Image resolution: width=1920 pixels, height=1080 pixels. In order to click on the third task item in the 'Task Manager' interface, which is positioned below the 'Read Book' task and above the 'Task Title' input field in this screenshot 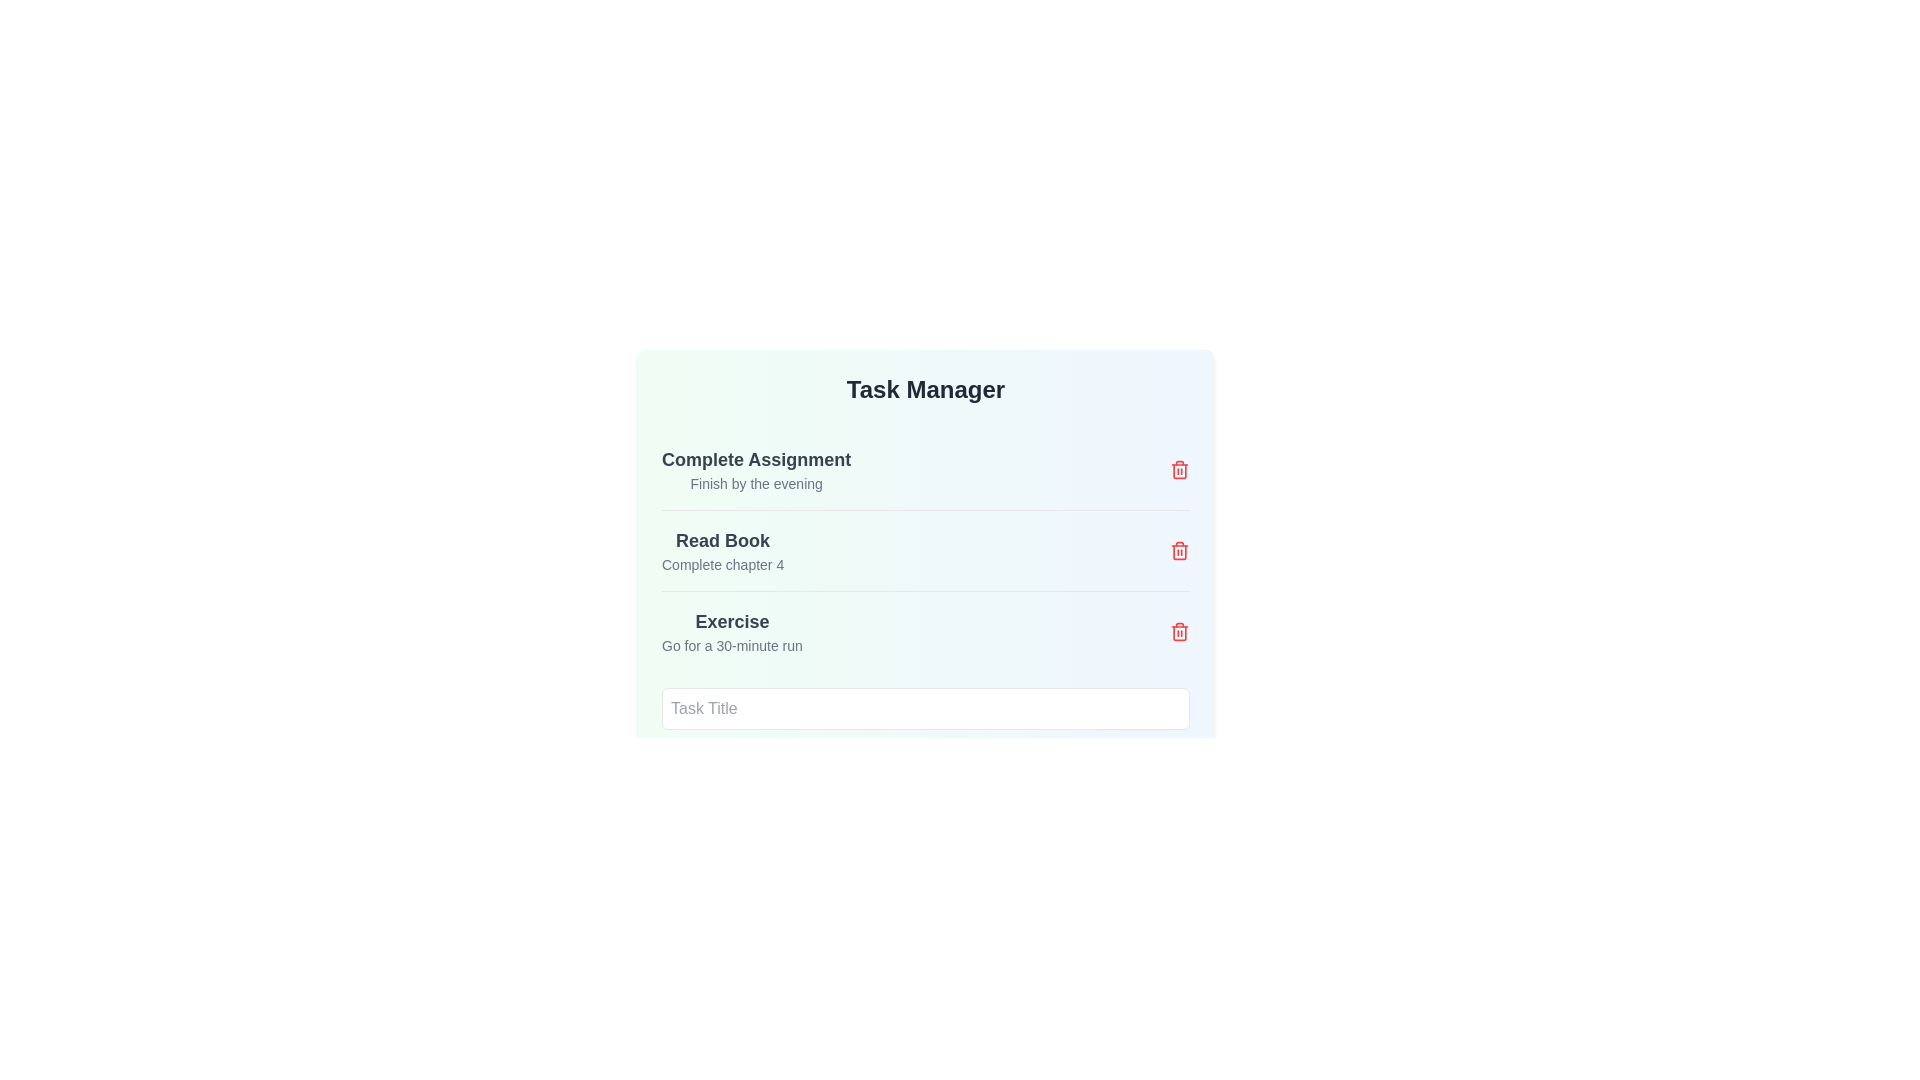, I will do `click(925, 631)`.